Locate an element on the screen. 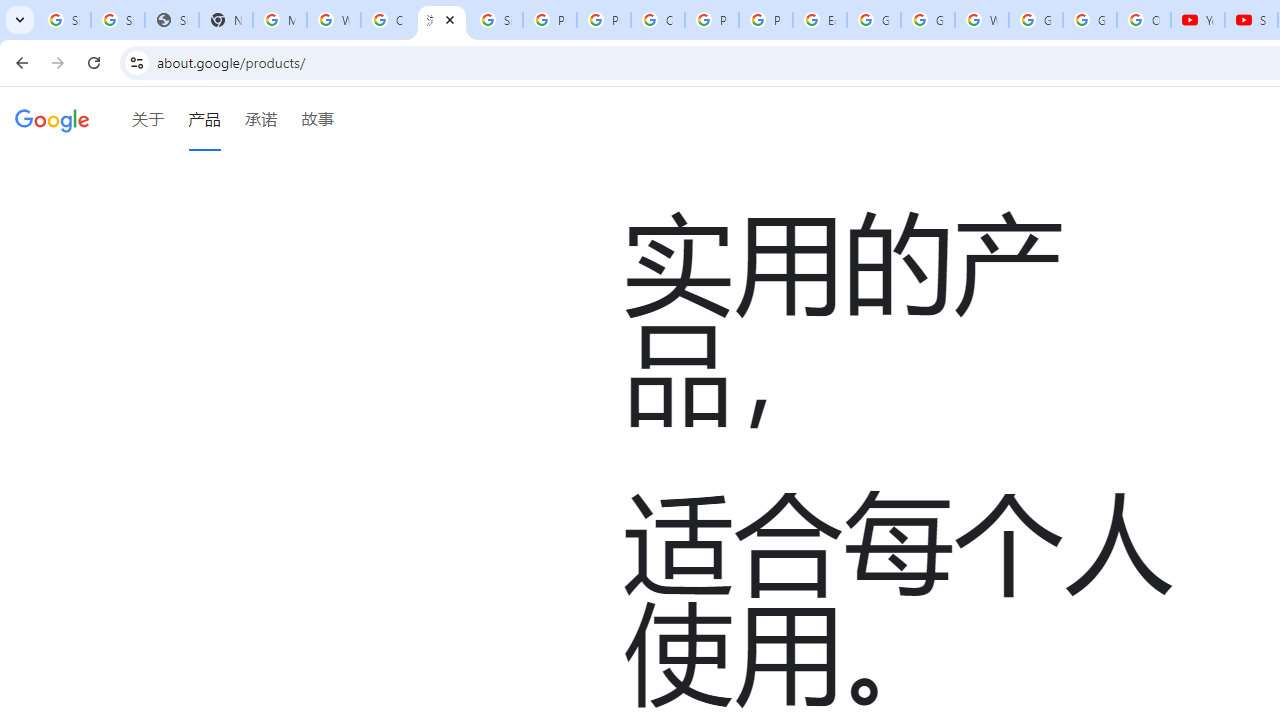  'Sign in - Google Accounts' is located at coordinates (116, 20).